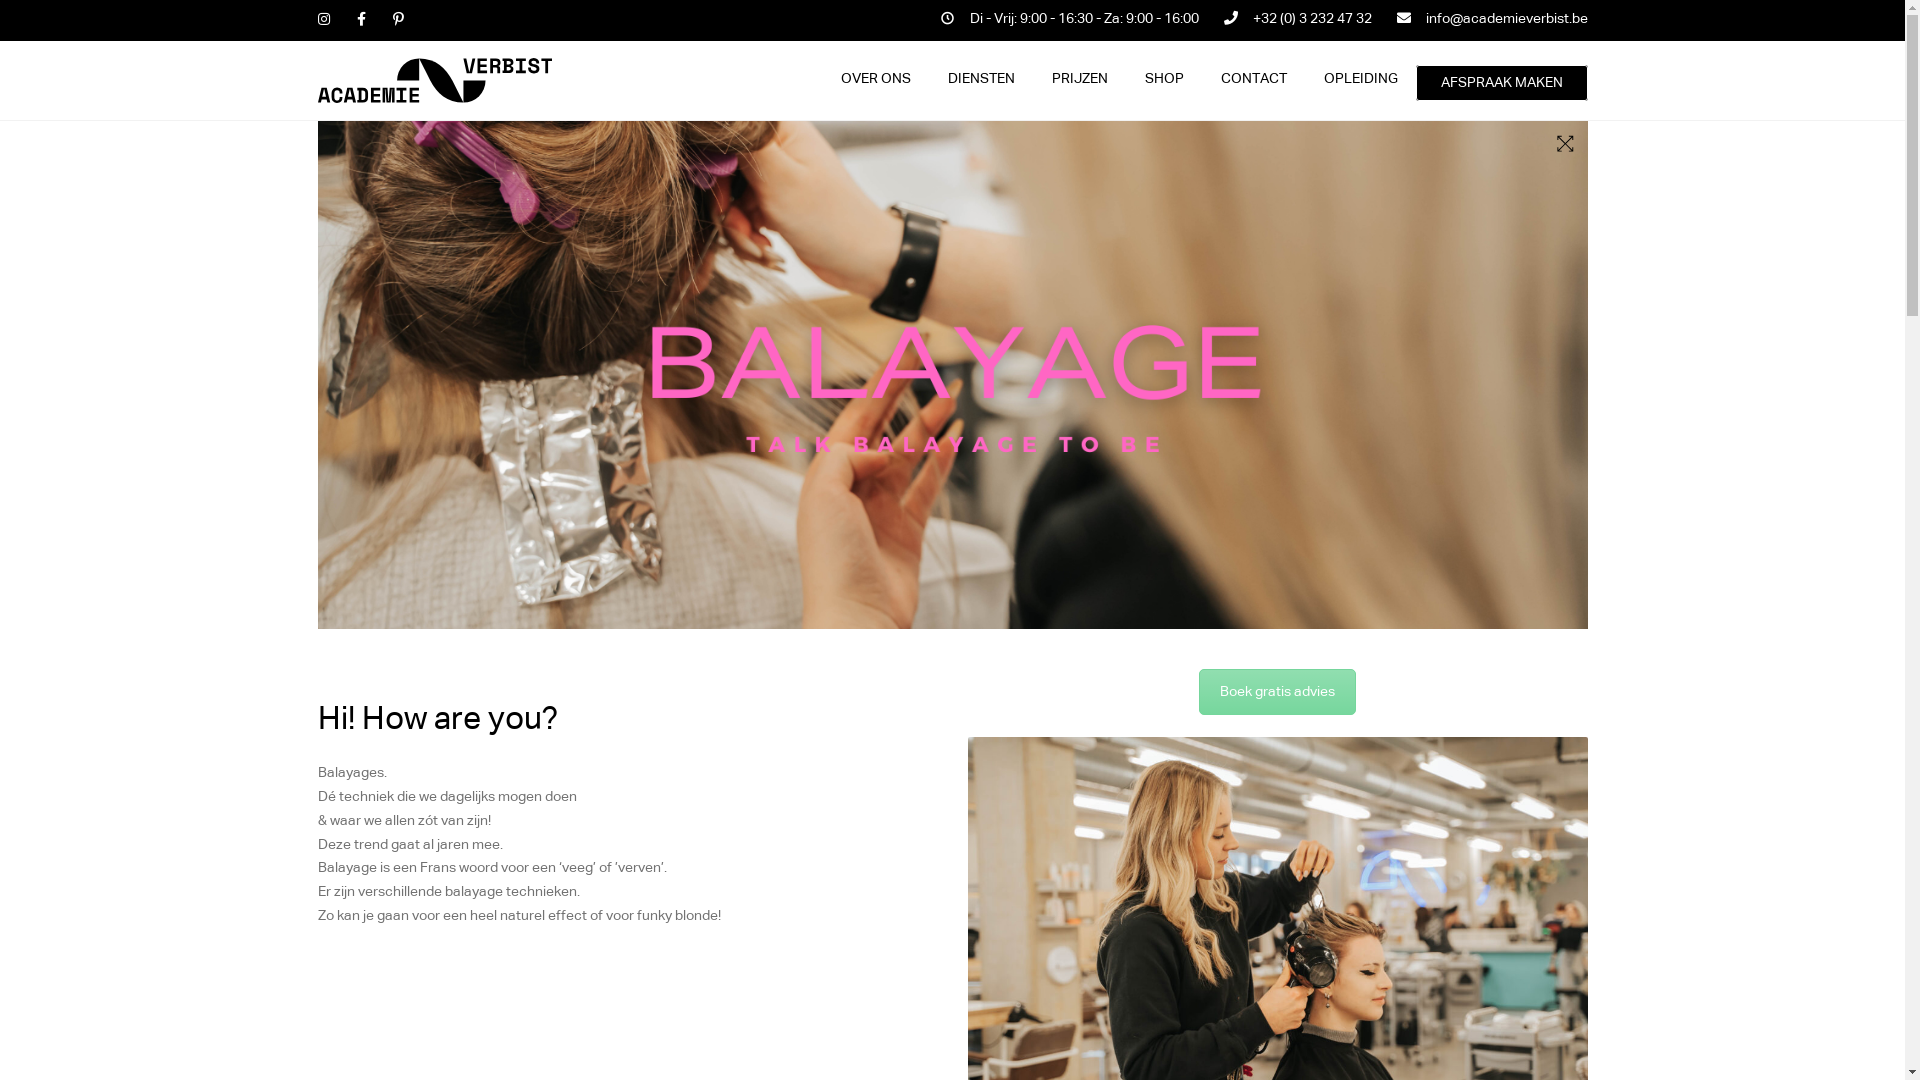 This screenshot has width=1920, height=1080. What do you see at coordinates (981, 79) in the screenshot?
I see `'DIENSTEN'` at bounding box center [981, 79].